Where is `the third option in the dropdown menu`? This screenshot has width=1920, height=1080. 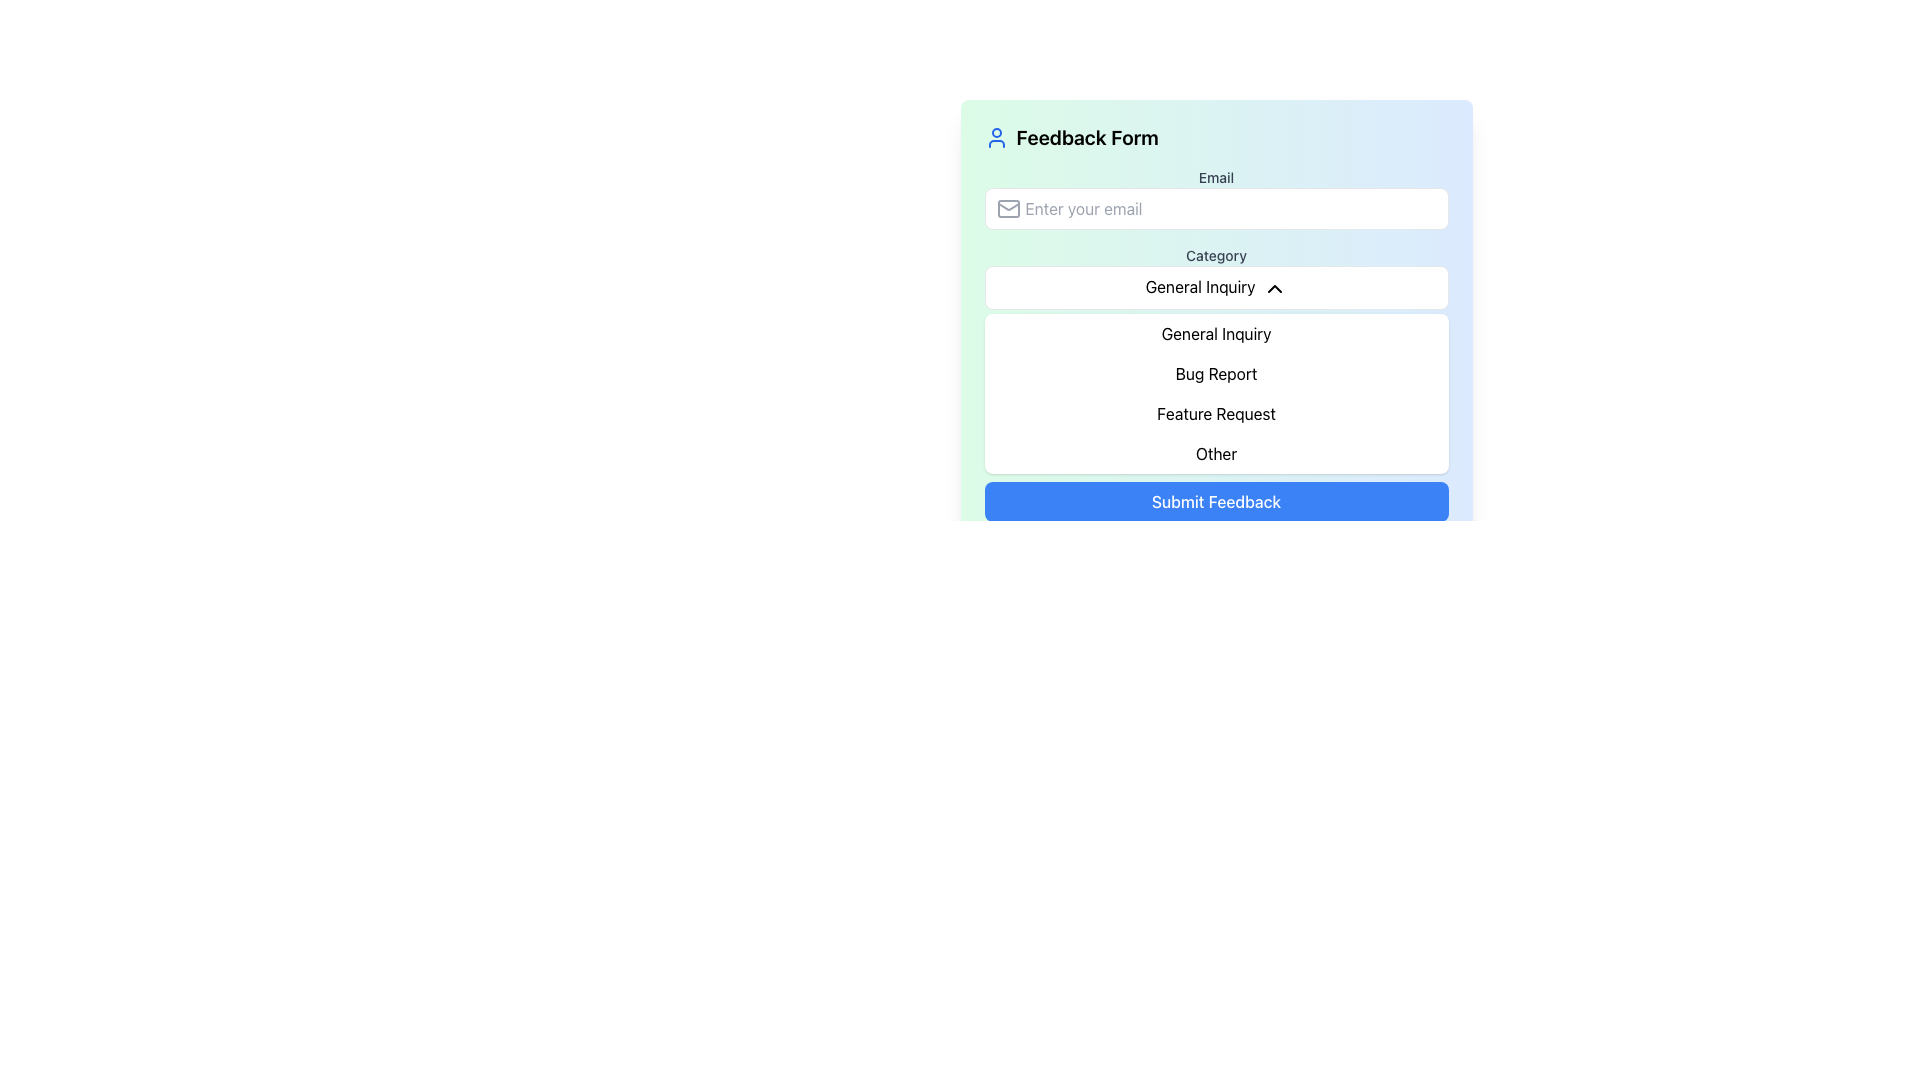 the third option in the dropdown menu is located at coordinates (1215, 412).